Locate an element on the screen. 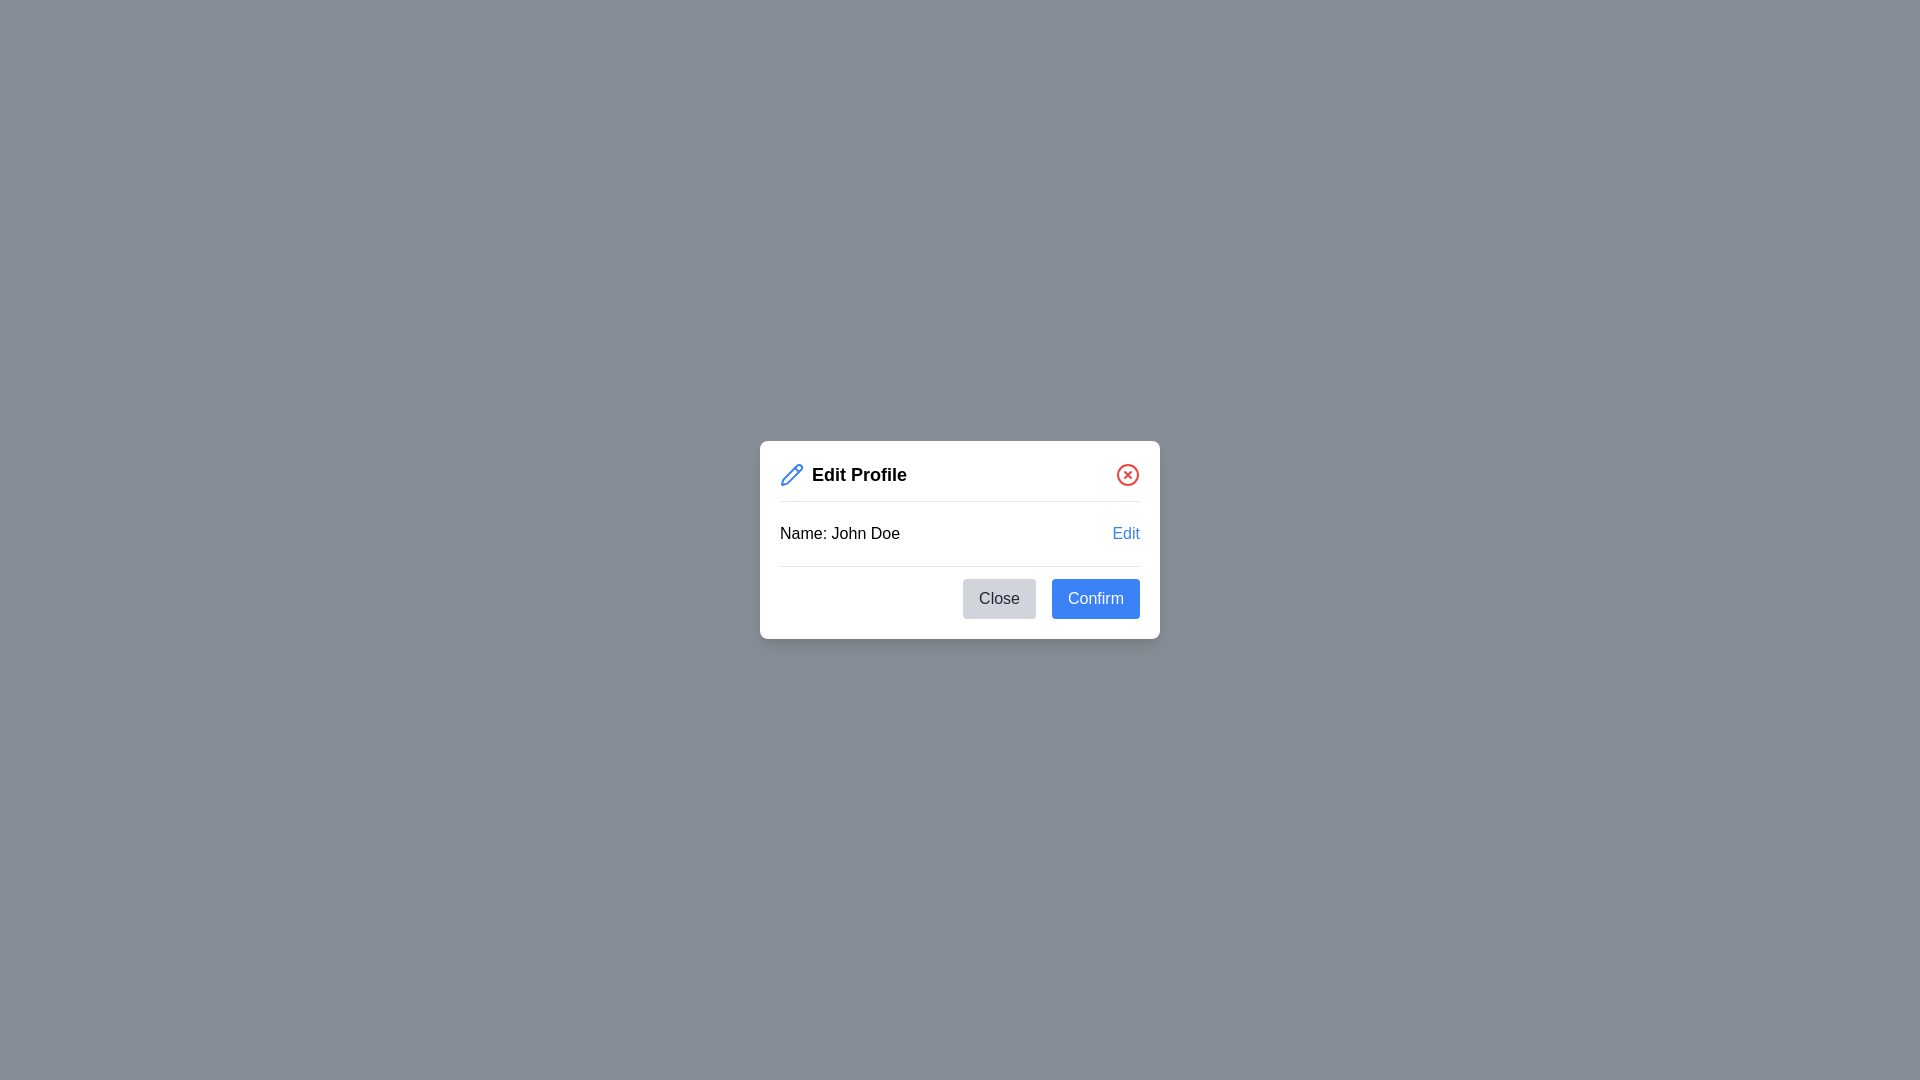 The image size is (1920, 1080). the close button located in the top-right corner of the 'Edit Profile' section is located at coordinates (1128, 474).